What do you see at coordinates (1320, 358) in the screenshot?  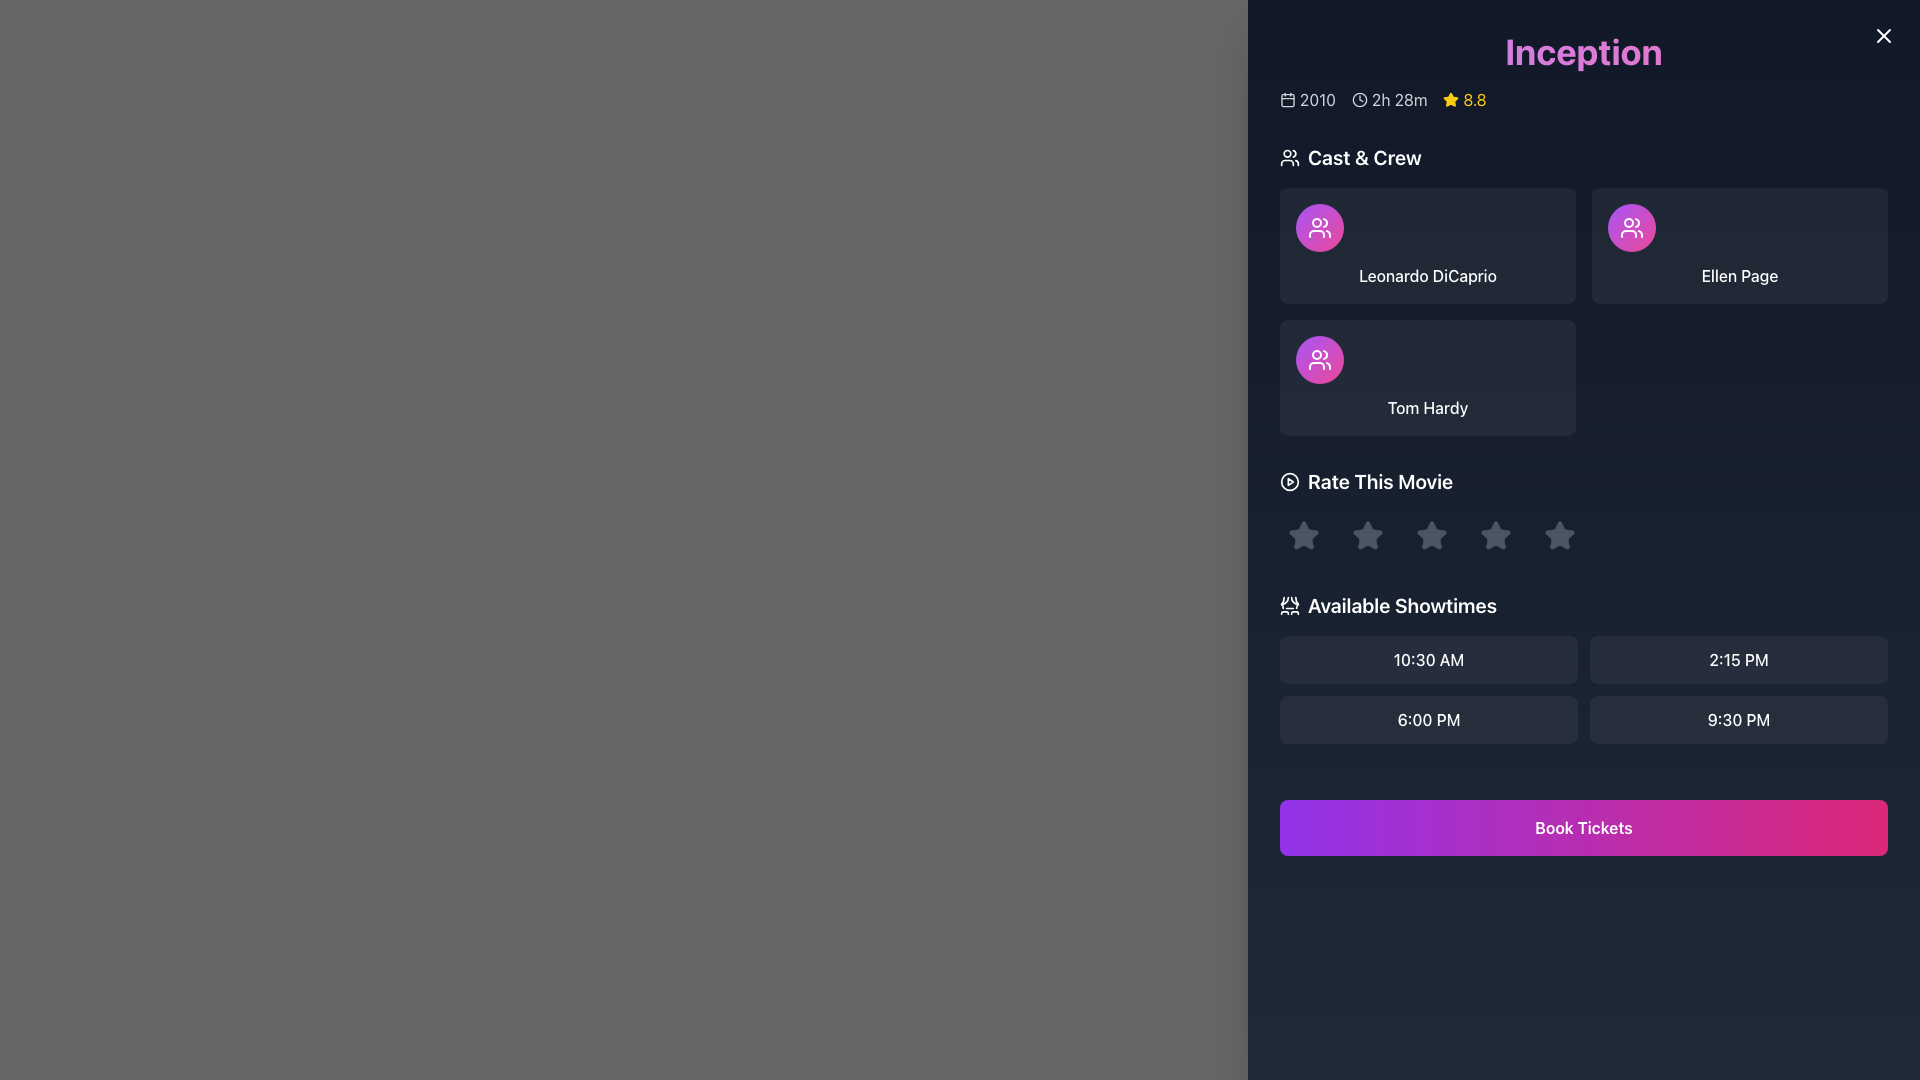 I see `the user profile icon in the 'Cast & Crew' section, which is positioned in the top-right corner of the rounded square card labeled 'Ellen Page'` at bounding box center [1320, 358].